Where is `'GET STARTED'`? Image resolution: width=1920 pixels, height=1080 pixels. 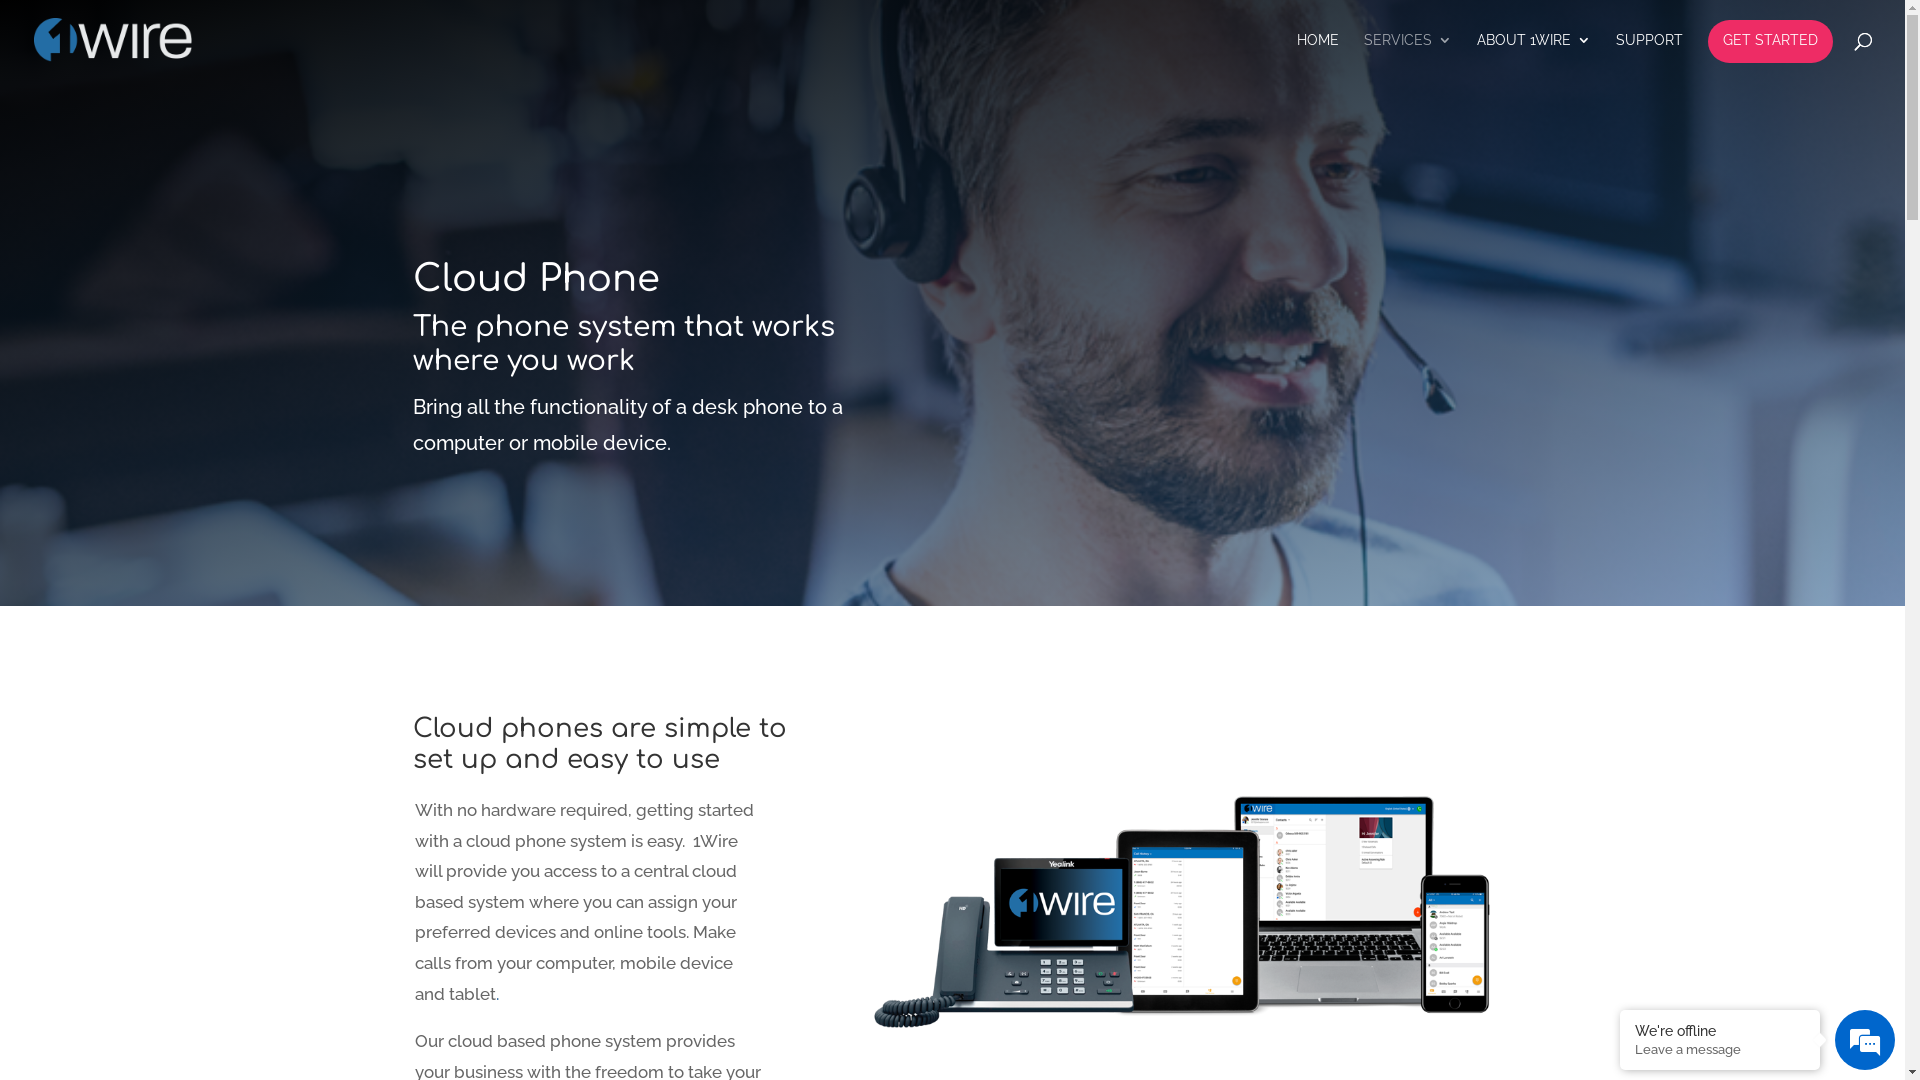 'GET STARTED' is located at coordinates (1707, 41).